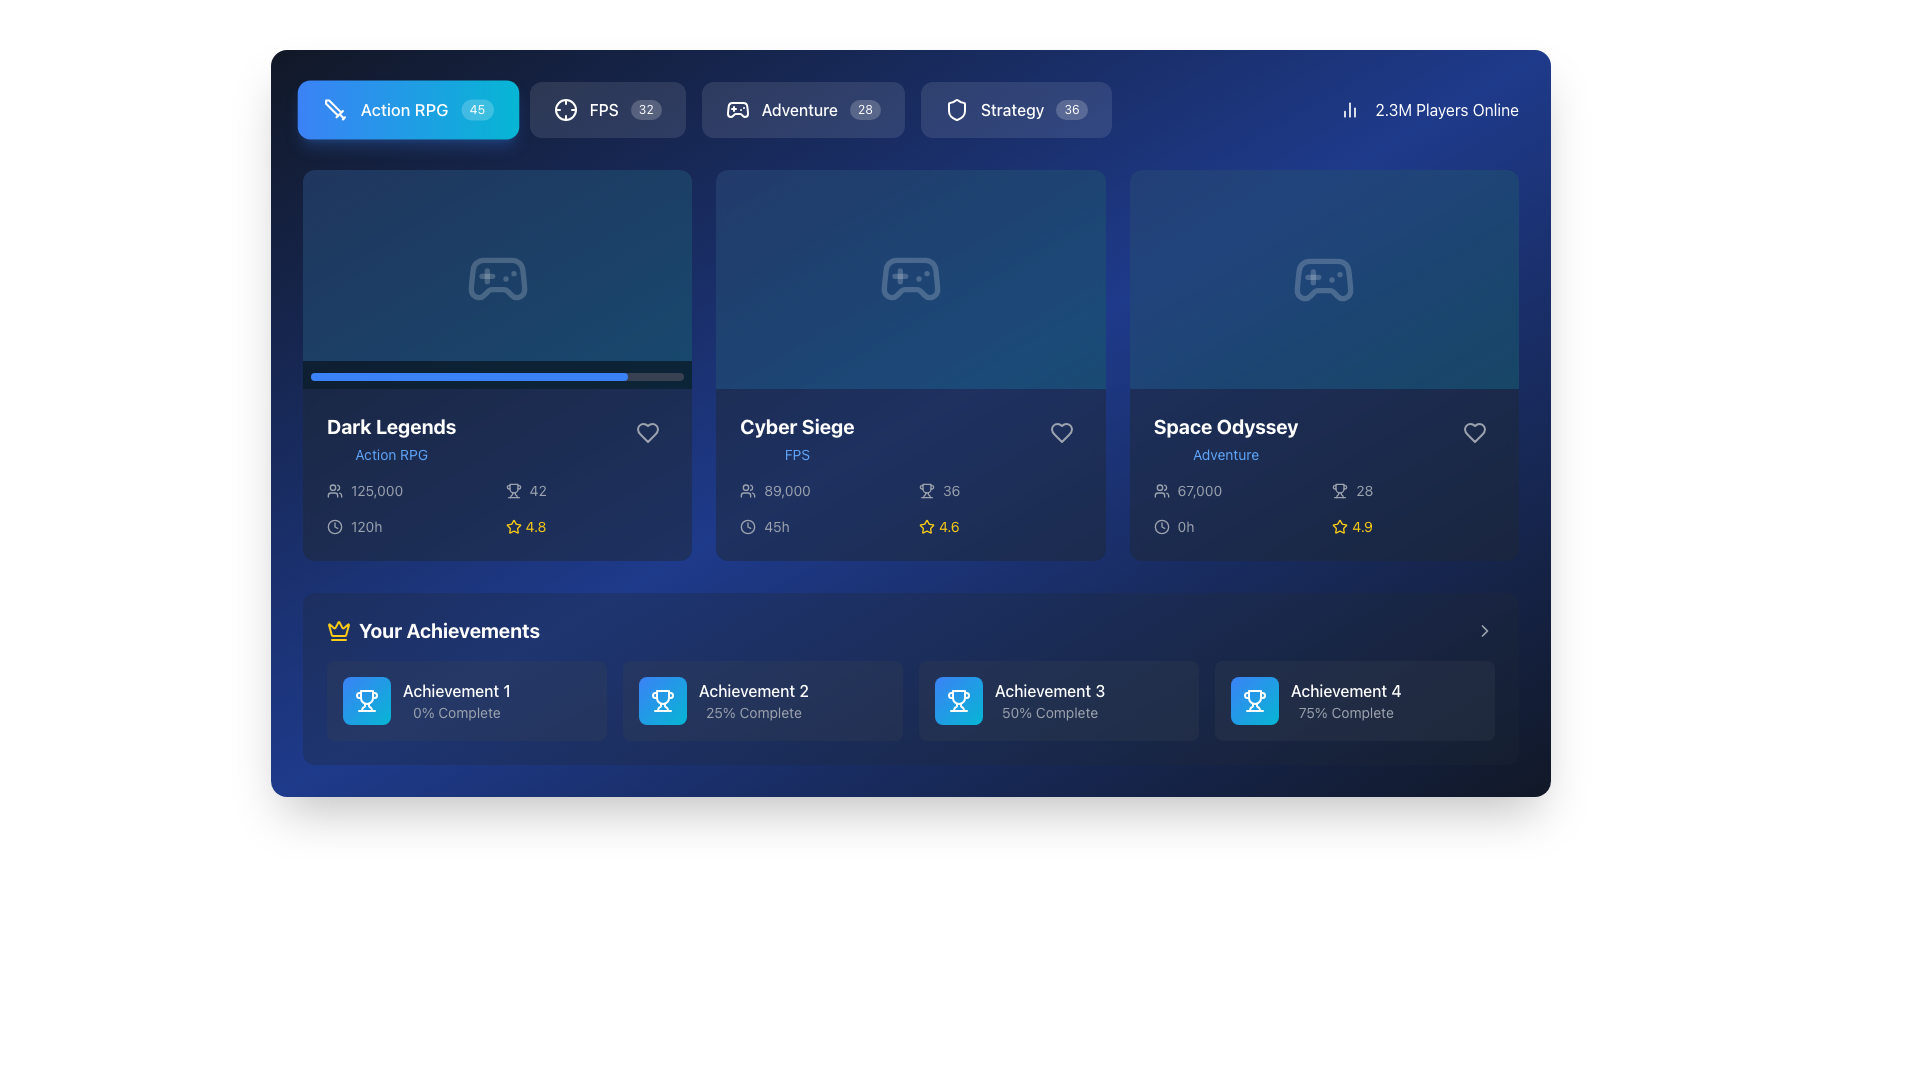  I want to click on the user icon located at the bottom-left corner of the 'Dark Legends' card, which is styled with gray outlines and positioned next to the text '125,000', to use it as visual support for the text, so click(335, 489).